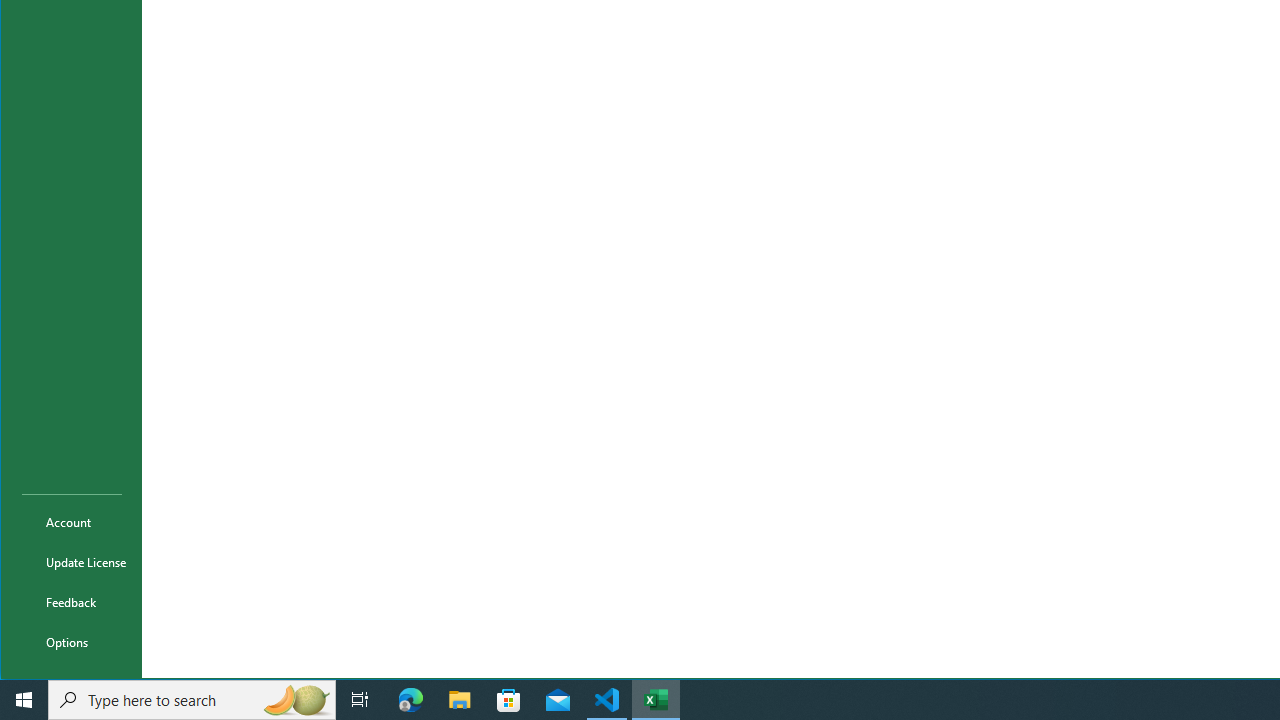  What do you see at coordinates (192, 698) in the screenshot?
I see `'Type here to search'` at bounding box center [192, 698].